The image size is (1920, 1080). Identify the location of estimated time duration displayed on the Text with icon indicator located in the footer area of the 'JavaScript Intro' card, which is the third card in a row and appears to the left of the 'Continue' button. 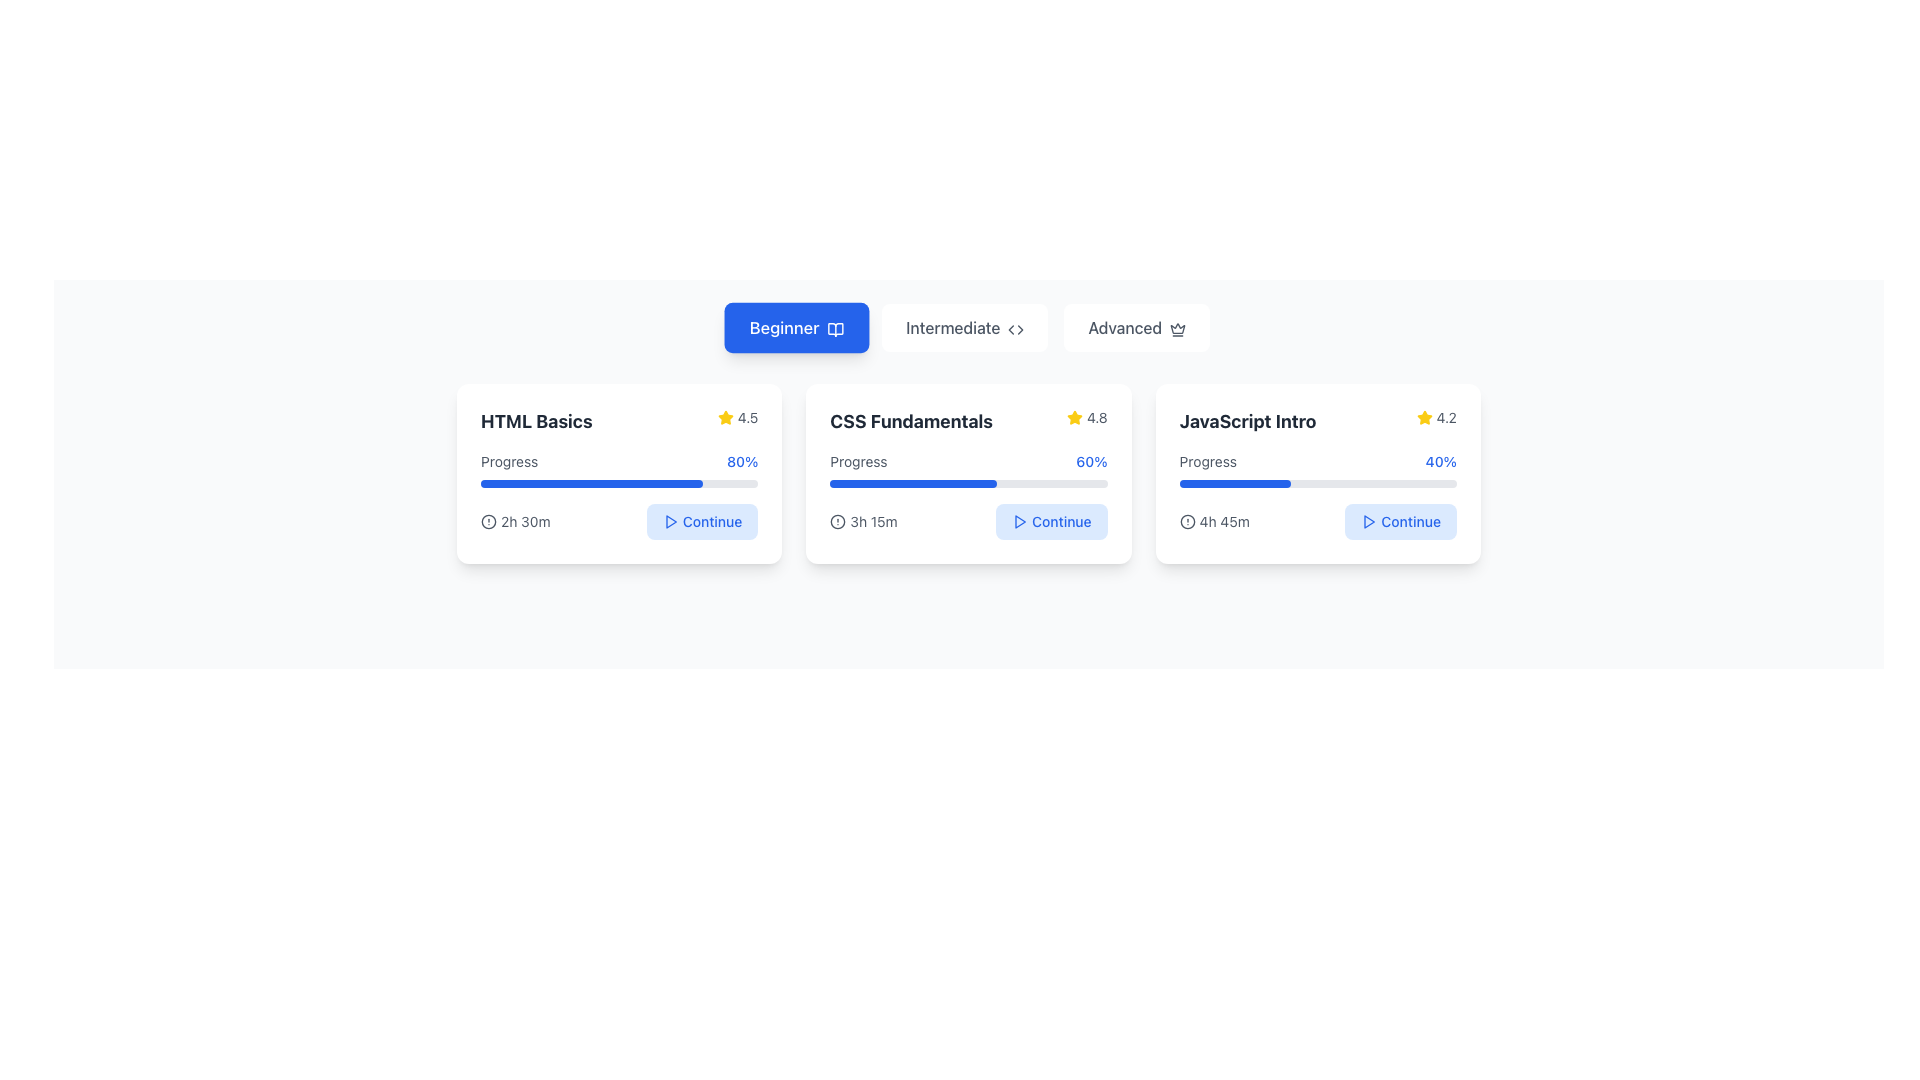
(1213, 520).